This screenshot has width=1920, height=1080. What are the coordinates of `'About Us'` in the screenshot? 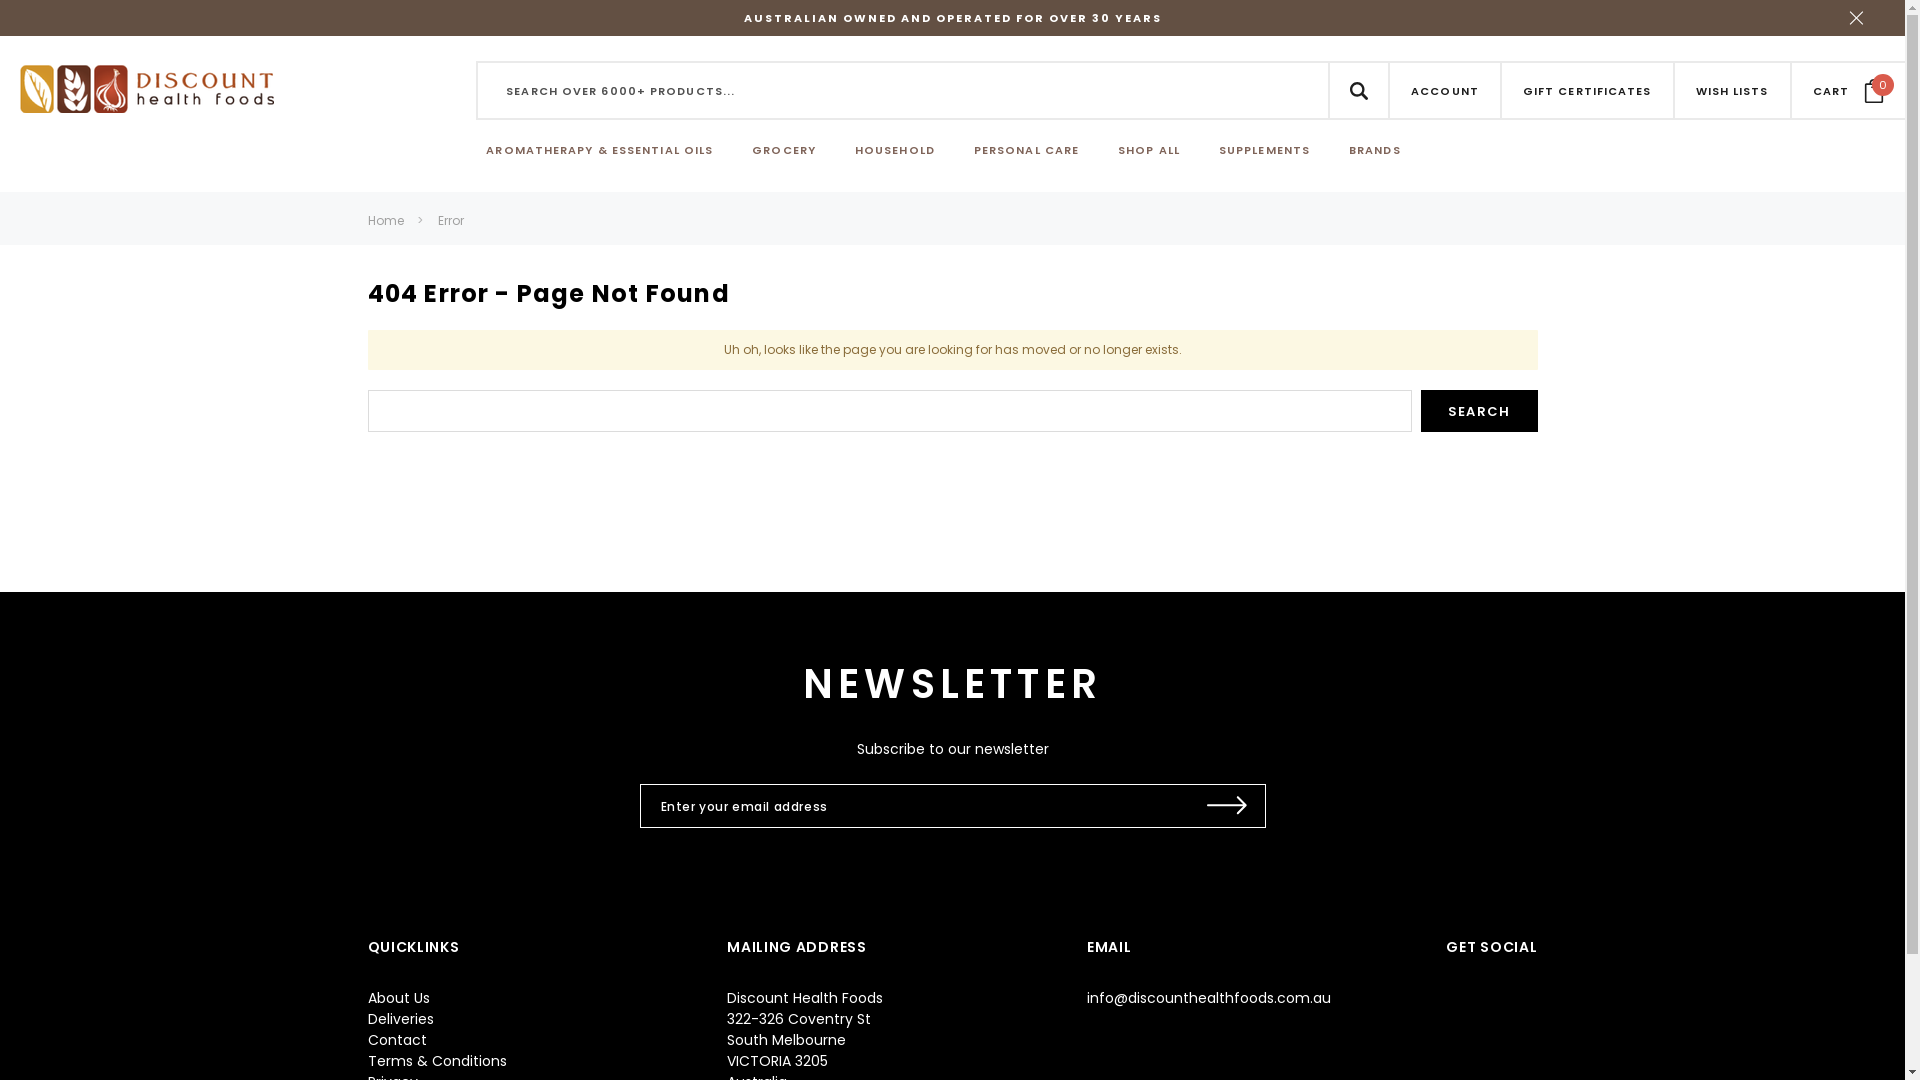 It's located at (398, 998).